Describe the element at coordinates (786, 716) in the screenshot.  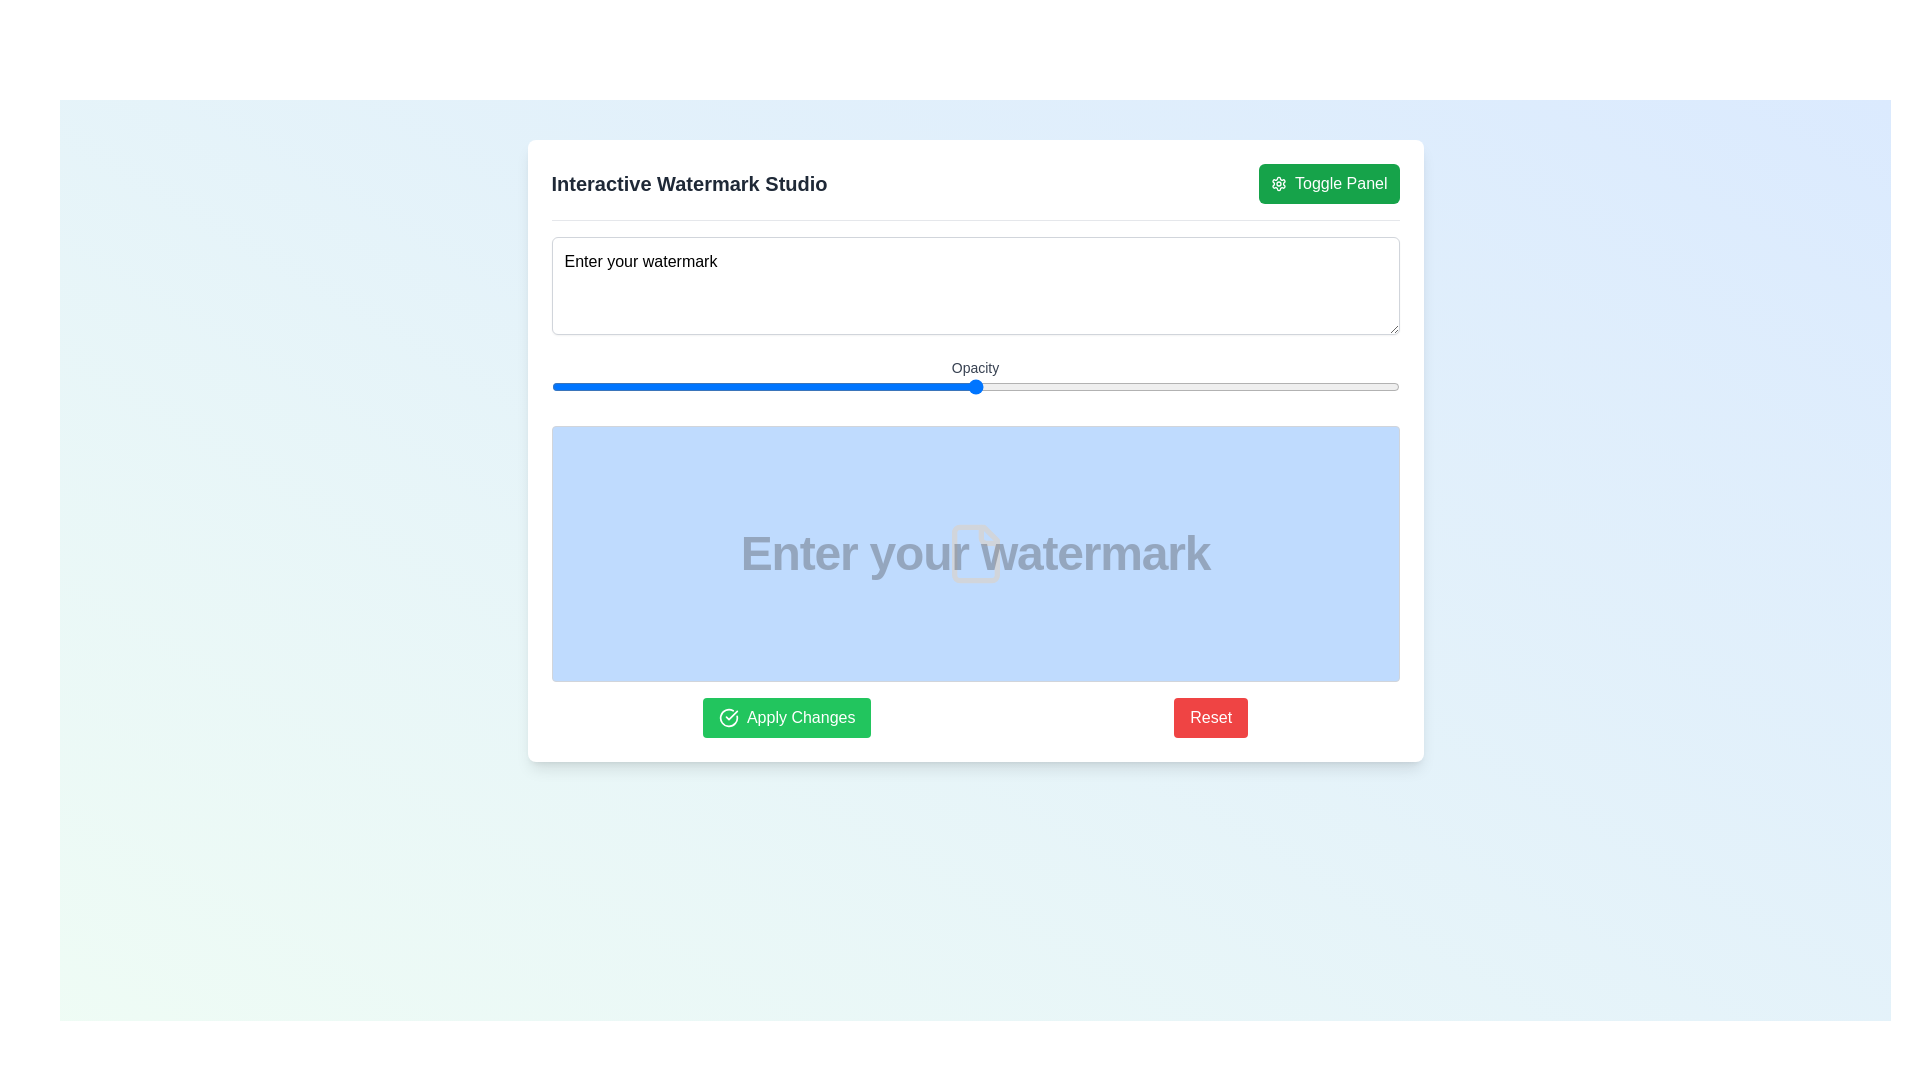
I see `the green 'Apply Changes' button with rounded corners, which has a white checkmark icon on the left and is located at the bottom left of the interface, to apply changes` at that location.